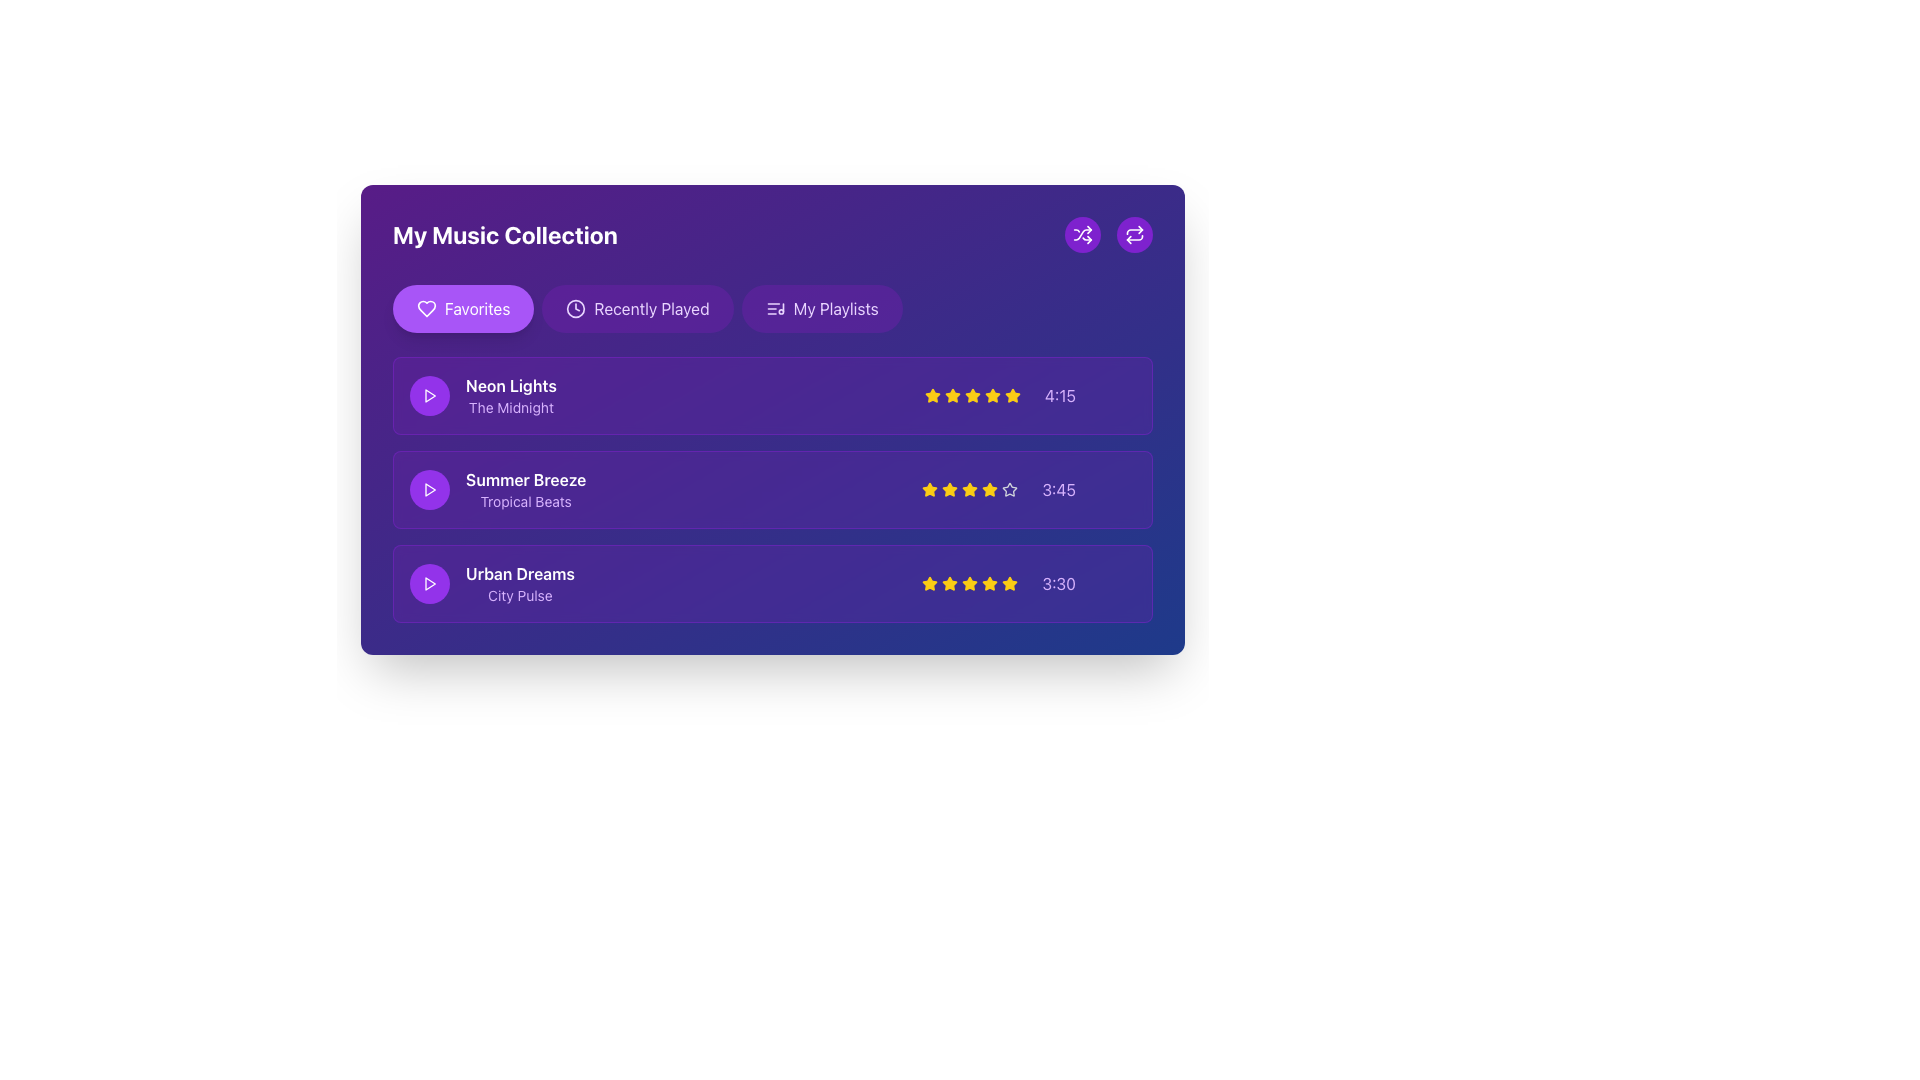 The width and height of the screenshot is (1920, 1080). What do you see at coordinates (929, 489) in the screenshot?
I see `the third yellow star icon to set or change the rating for the song 'Summer Breeze' in the playlist` at bounding box center [929, 489].